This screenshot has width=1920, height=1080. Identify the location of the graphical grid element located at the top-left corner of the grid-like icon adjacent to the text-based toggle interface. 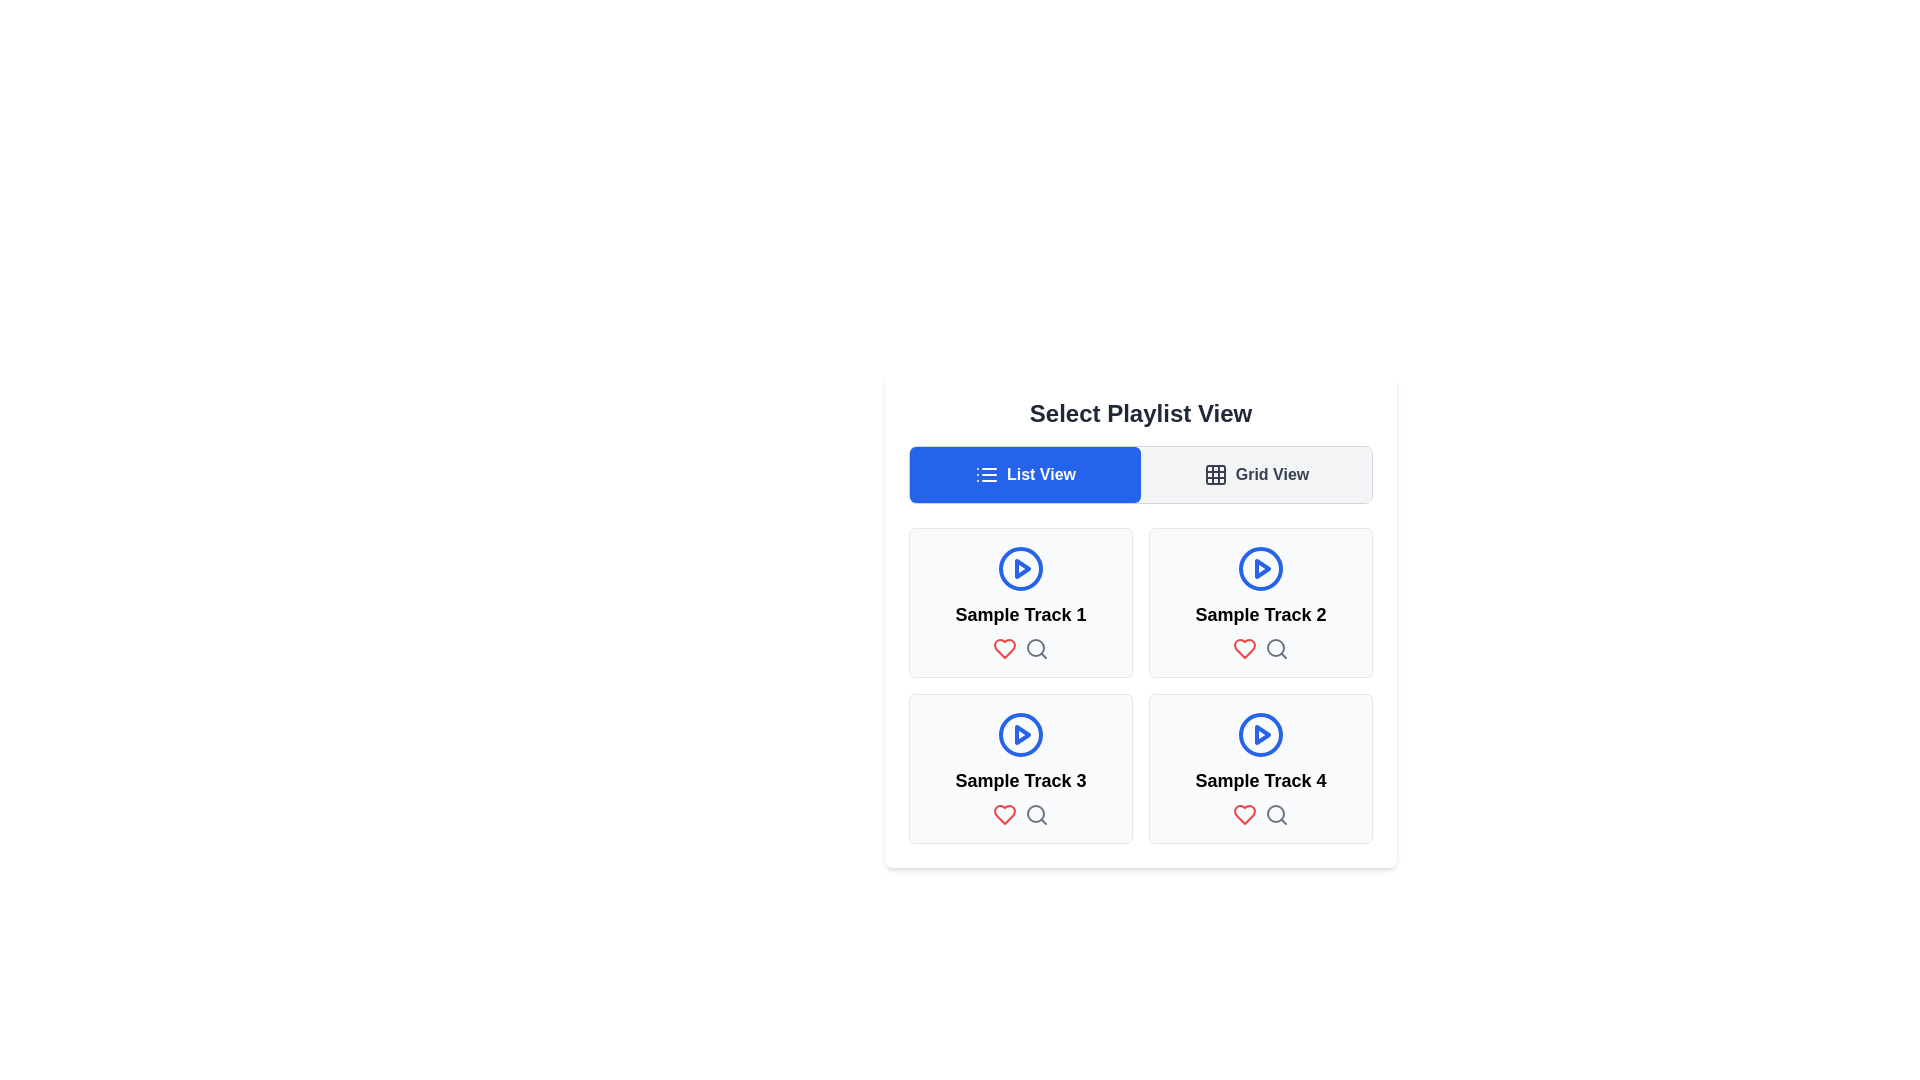
(1213, 474).